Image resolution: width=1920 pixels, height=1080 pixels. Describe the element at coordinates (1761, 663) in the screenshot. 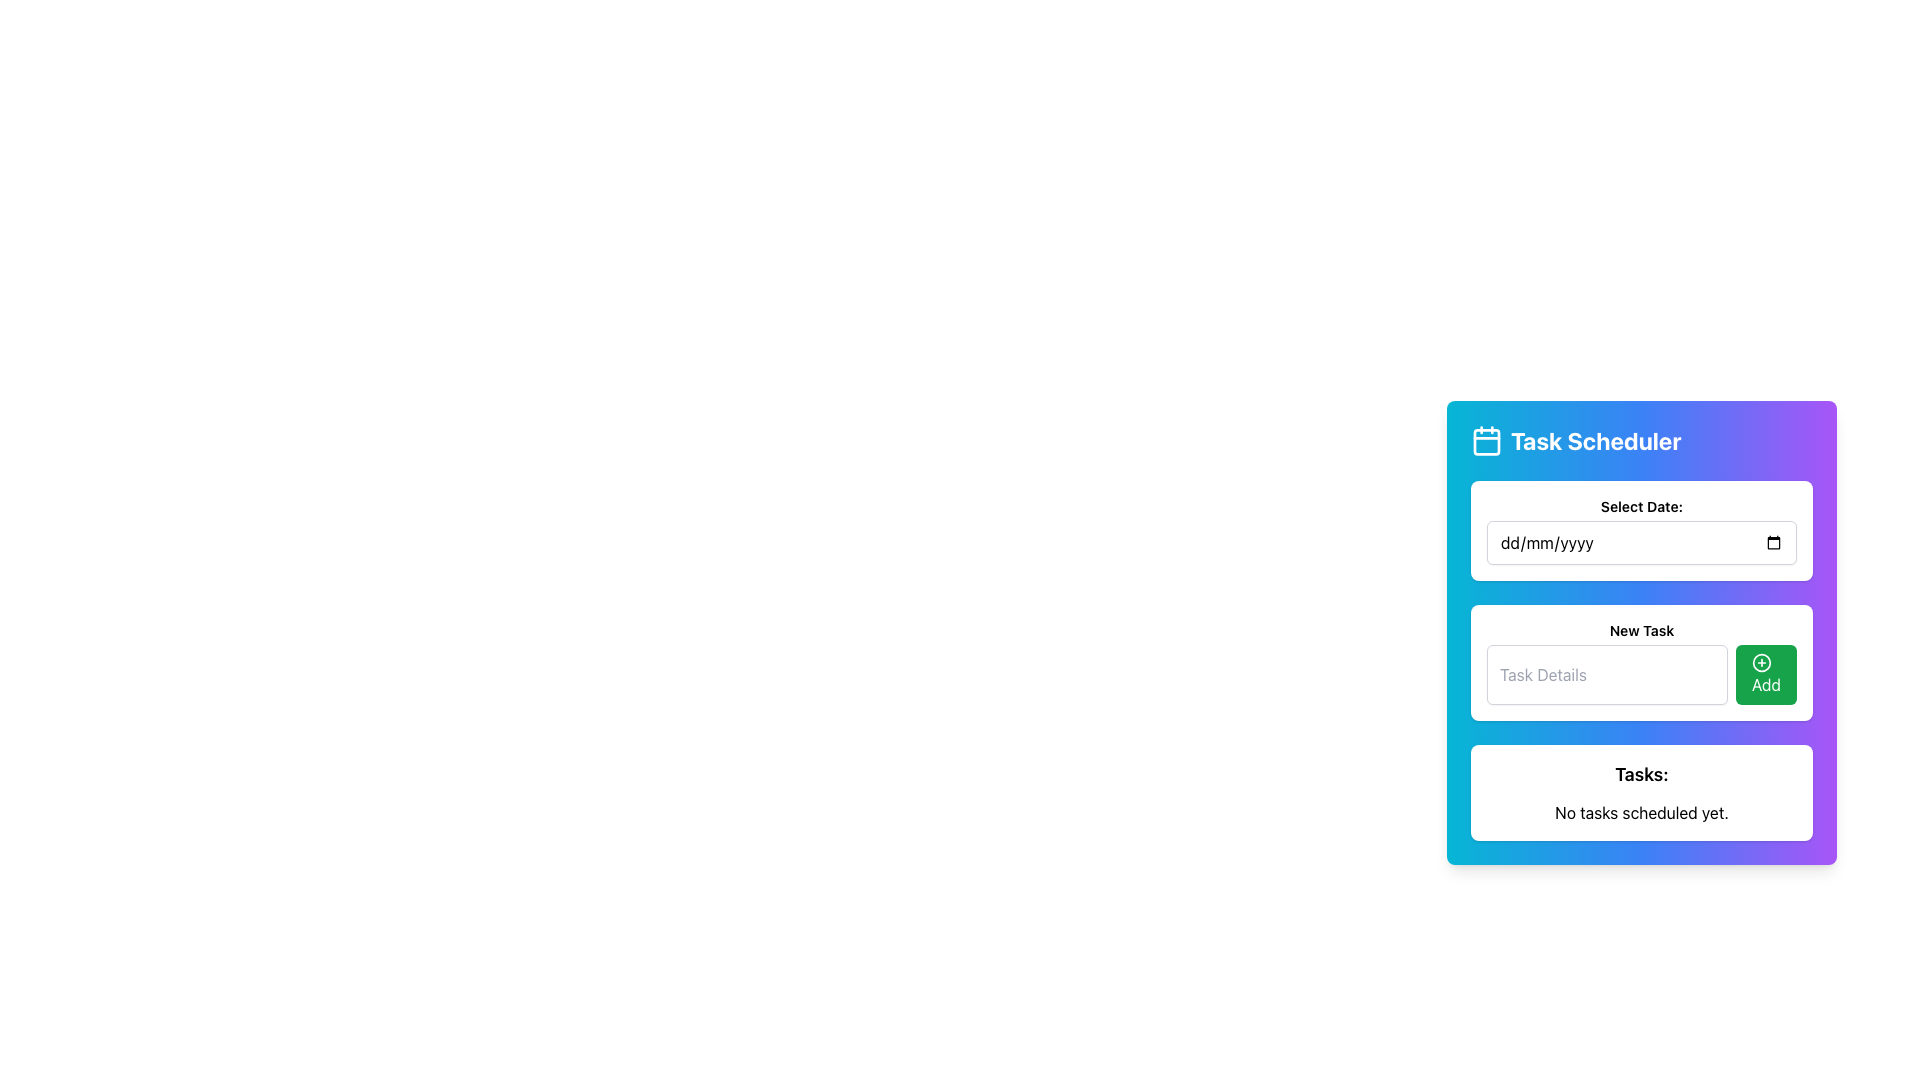

I see `the visual contribution of the SVG Circle that forms part of the circular-plus icon in the 'Add' button of the task scheduler interface` at that location.